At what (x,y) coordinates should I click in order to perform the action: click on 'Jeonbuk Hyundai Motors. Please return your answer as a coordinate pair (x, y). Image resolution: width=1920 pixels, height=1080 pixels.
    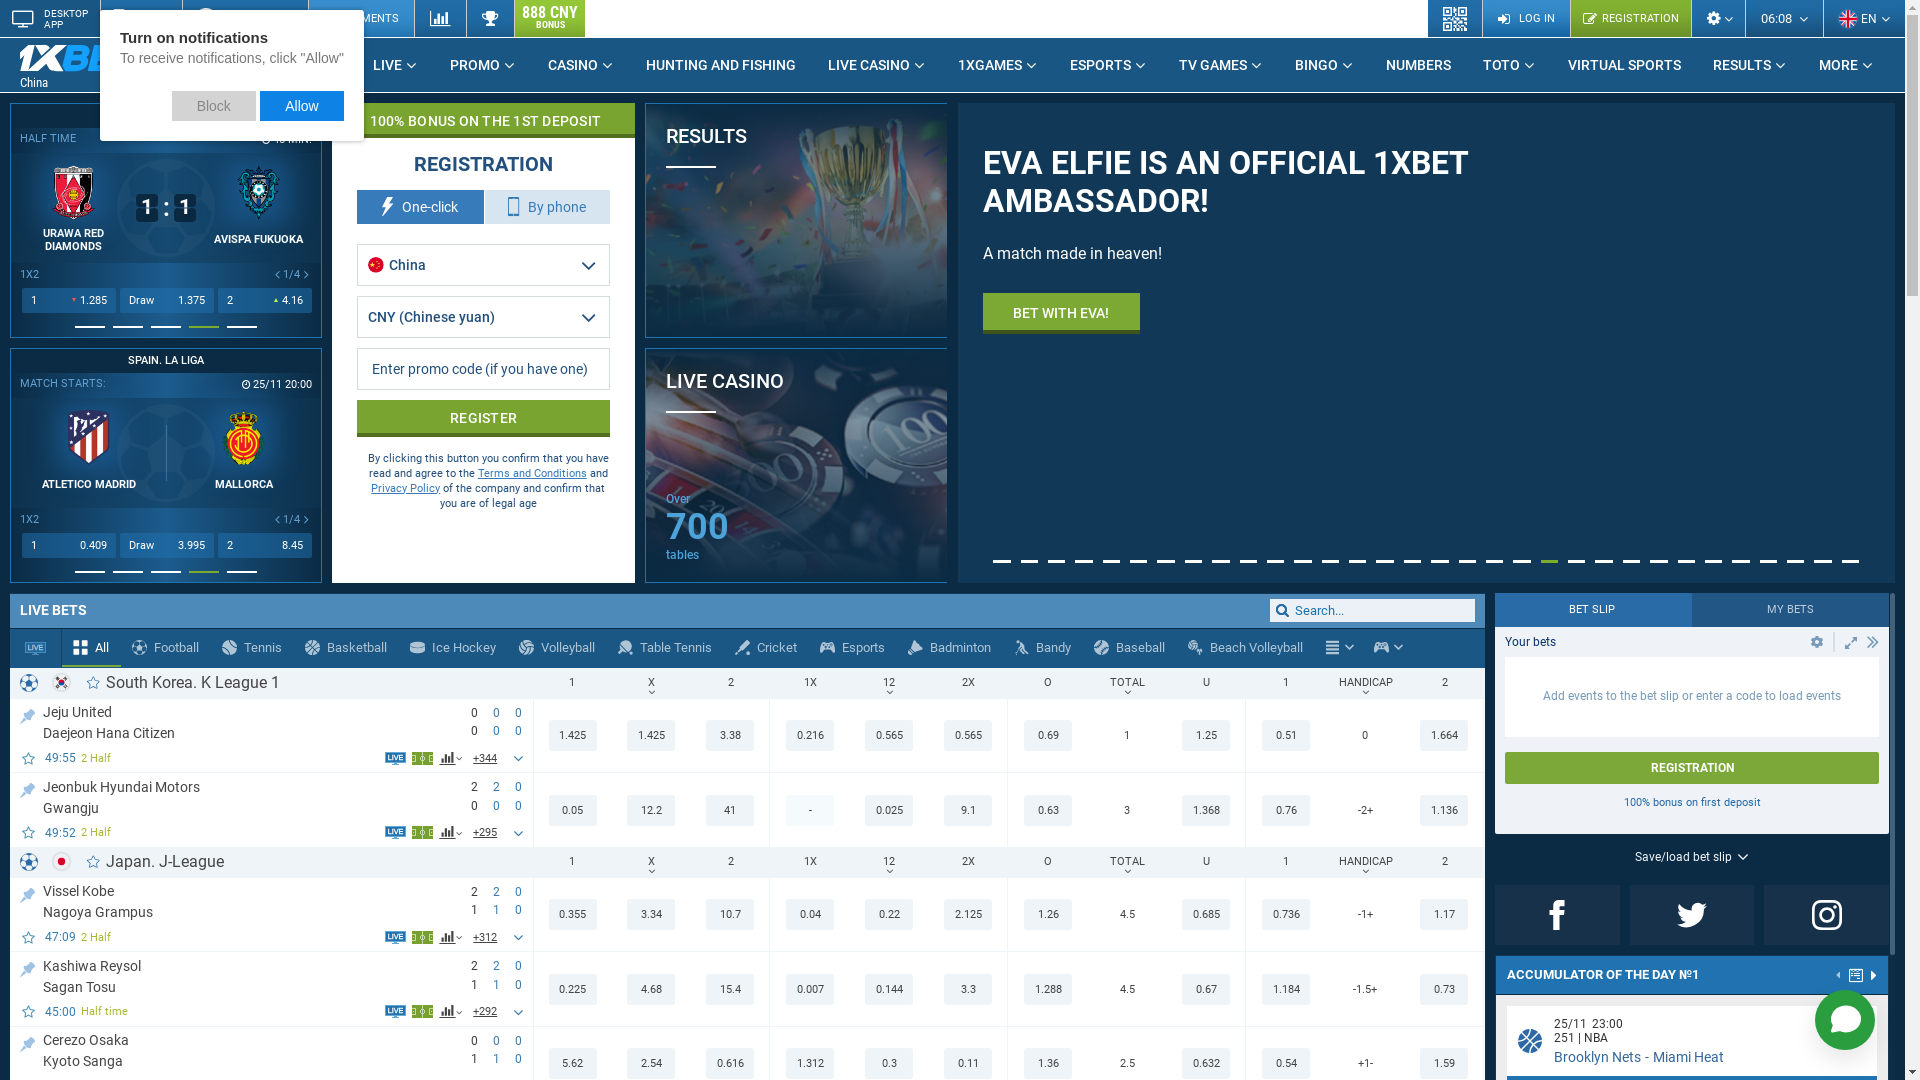
    Looking at the image, I should click on (43, 794).